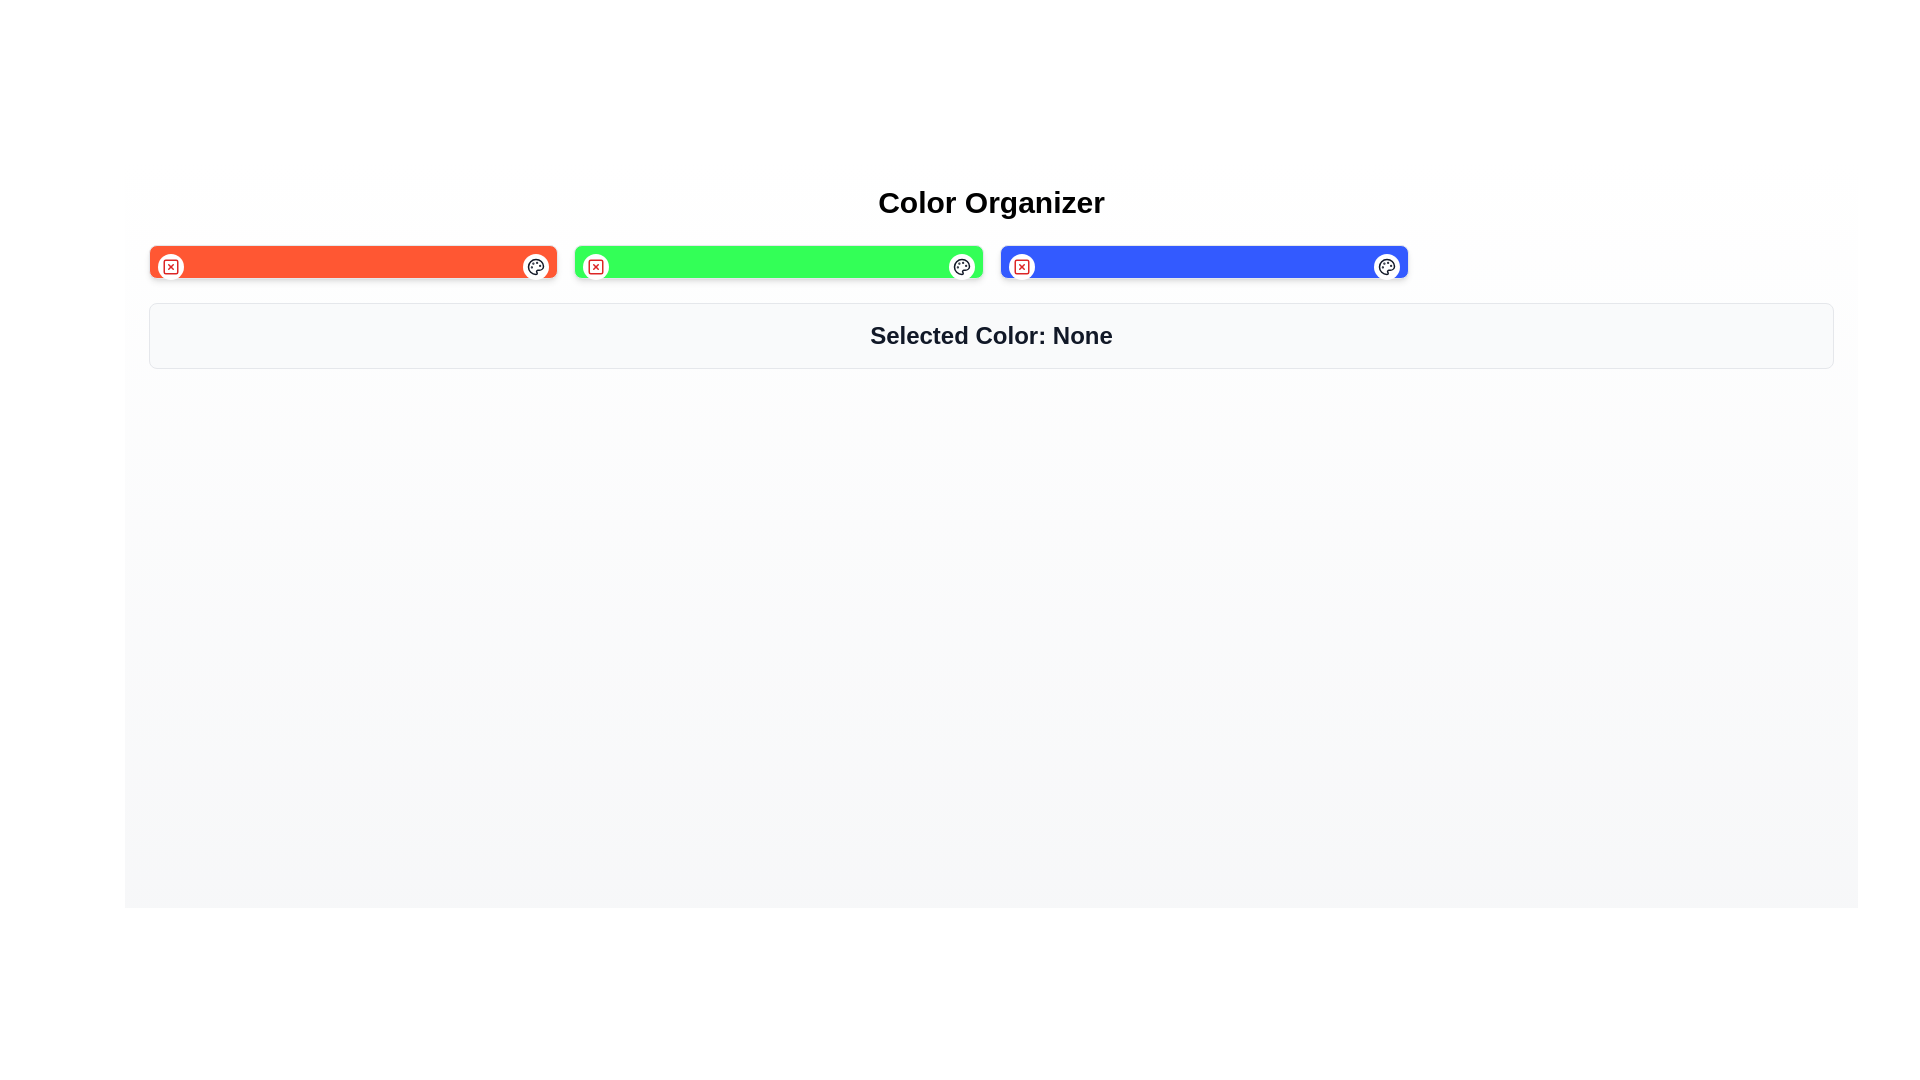 The width and height of the screenshot is (1920, 1080). Describe the element at coordinates (595, 265) in the screenshot. I see `the small, rounded button with a white background, featuring a red-bordered square and a red cross inside, located at the top-left corner of the green bar to activate hover effects` at that location.